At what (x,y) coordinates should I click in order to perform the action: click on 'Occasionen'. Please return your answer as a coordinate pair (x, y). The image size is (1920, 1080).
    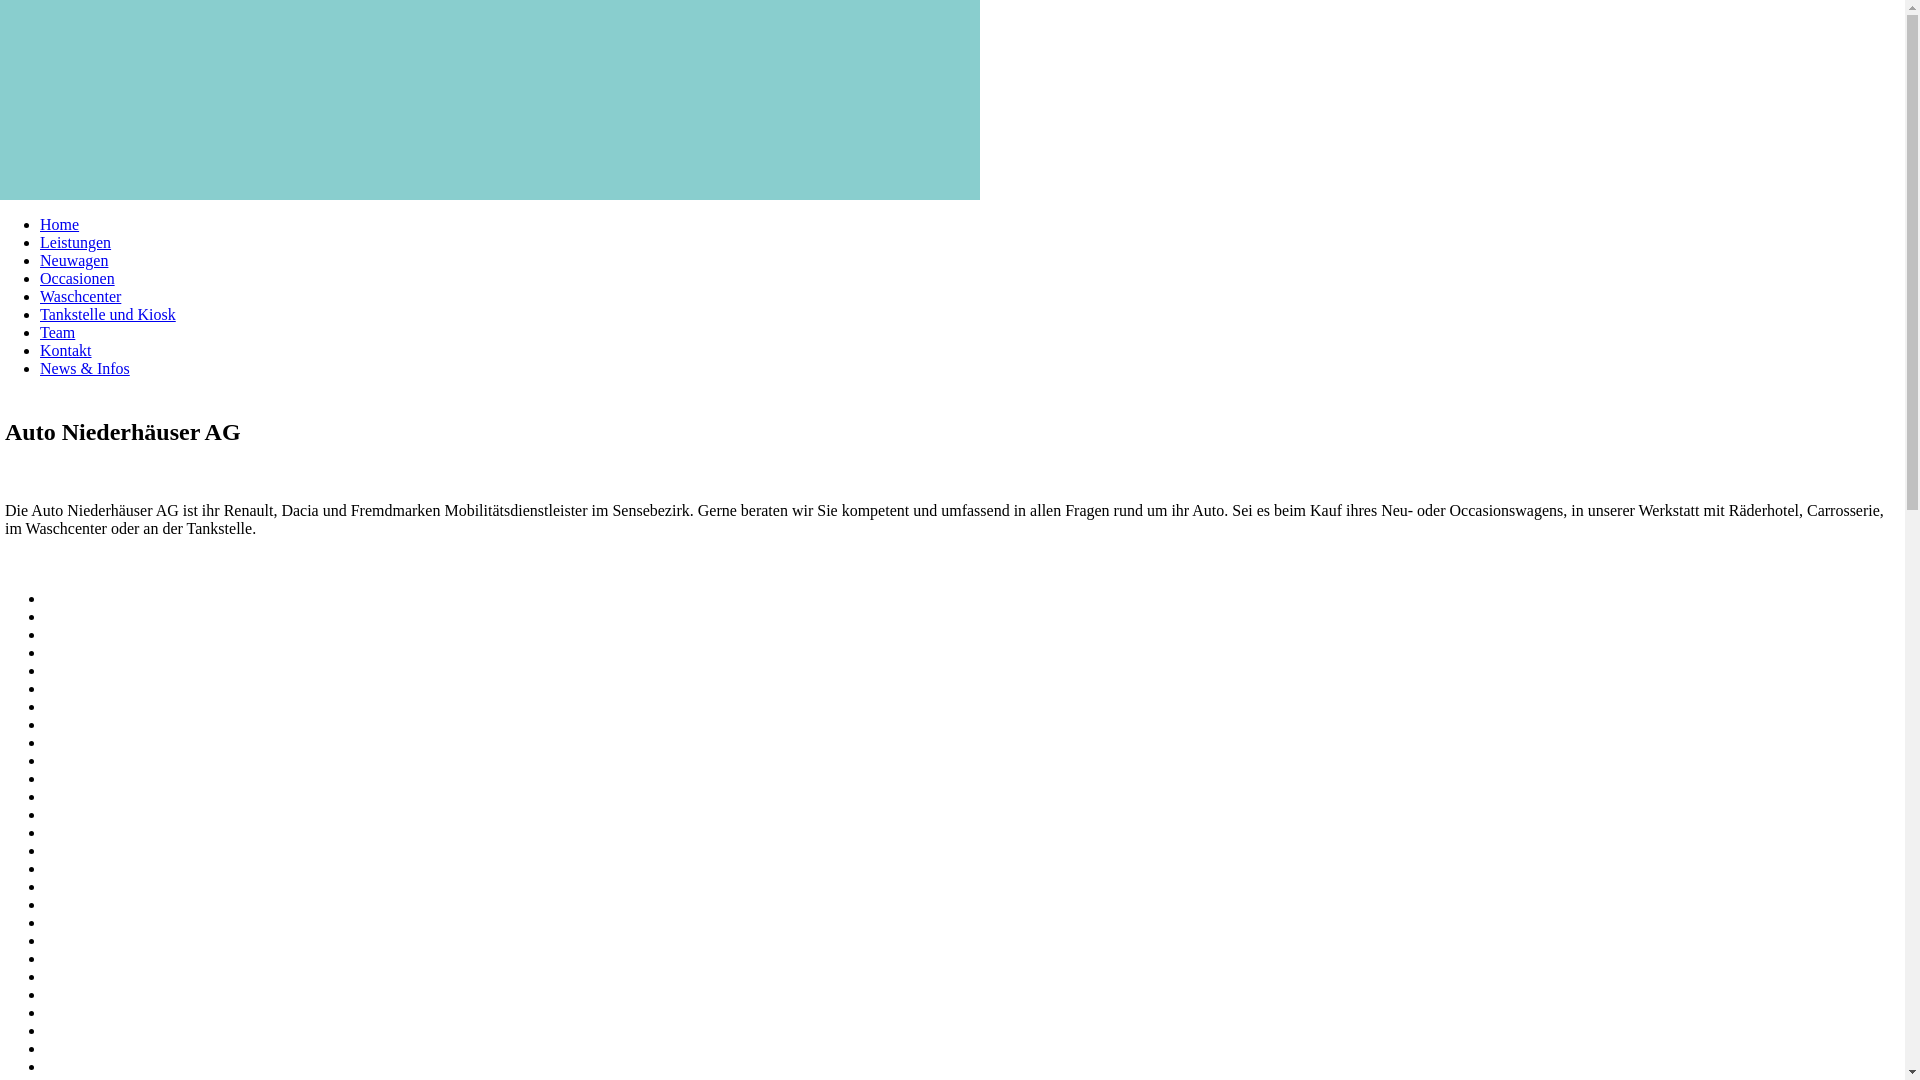
    Looking at the image, I should click on (77, 278).